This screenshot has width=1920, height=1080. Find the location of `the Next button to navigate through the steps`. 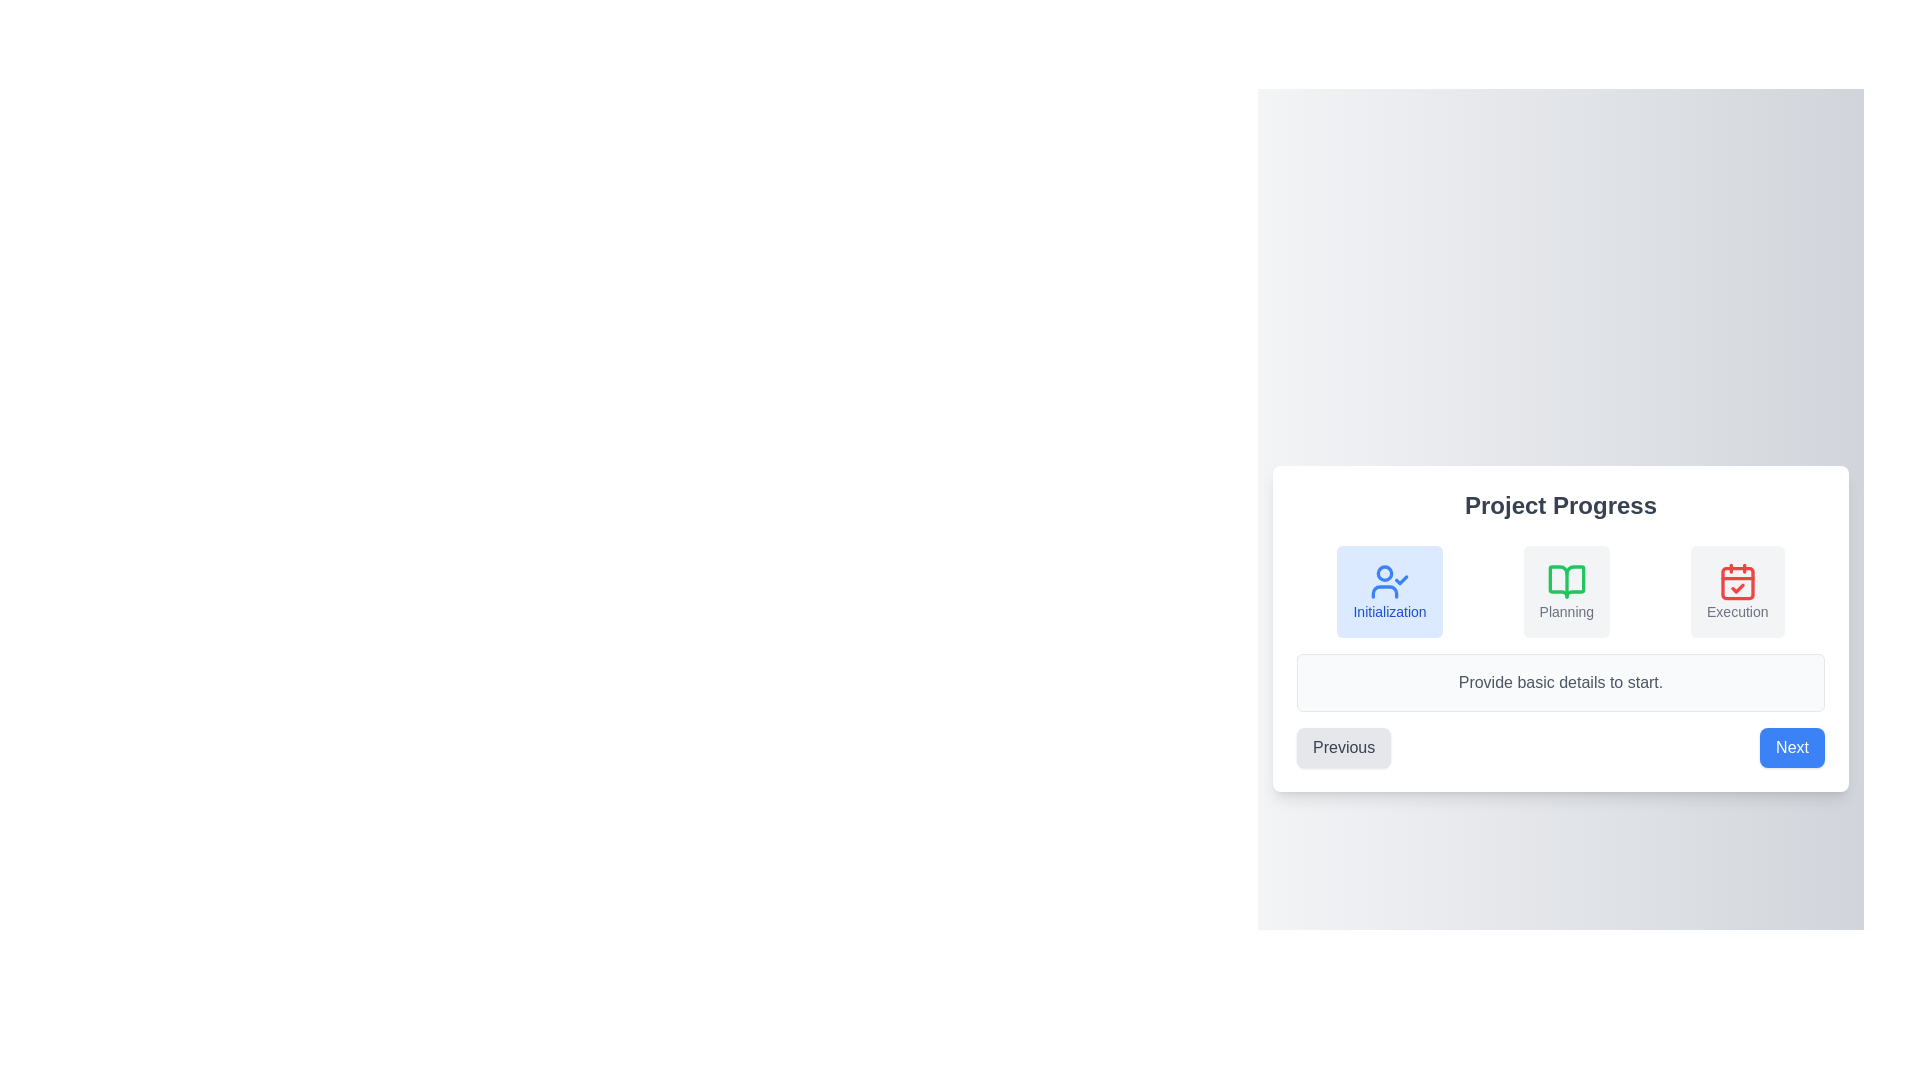

the Next button to navigate through the steps is located at coordinates (1792, 748).